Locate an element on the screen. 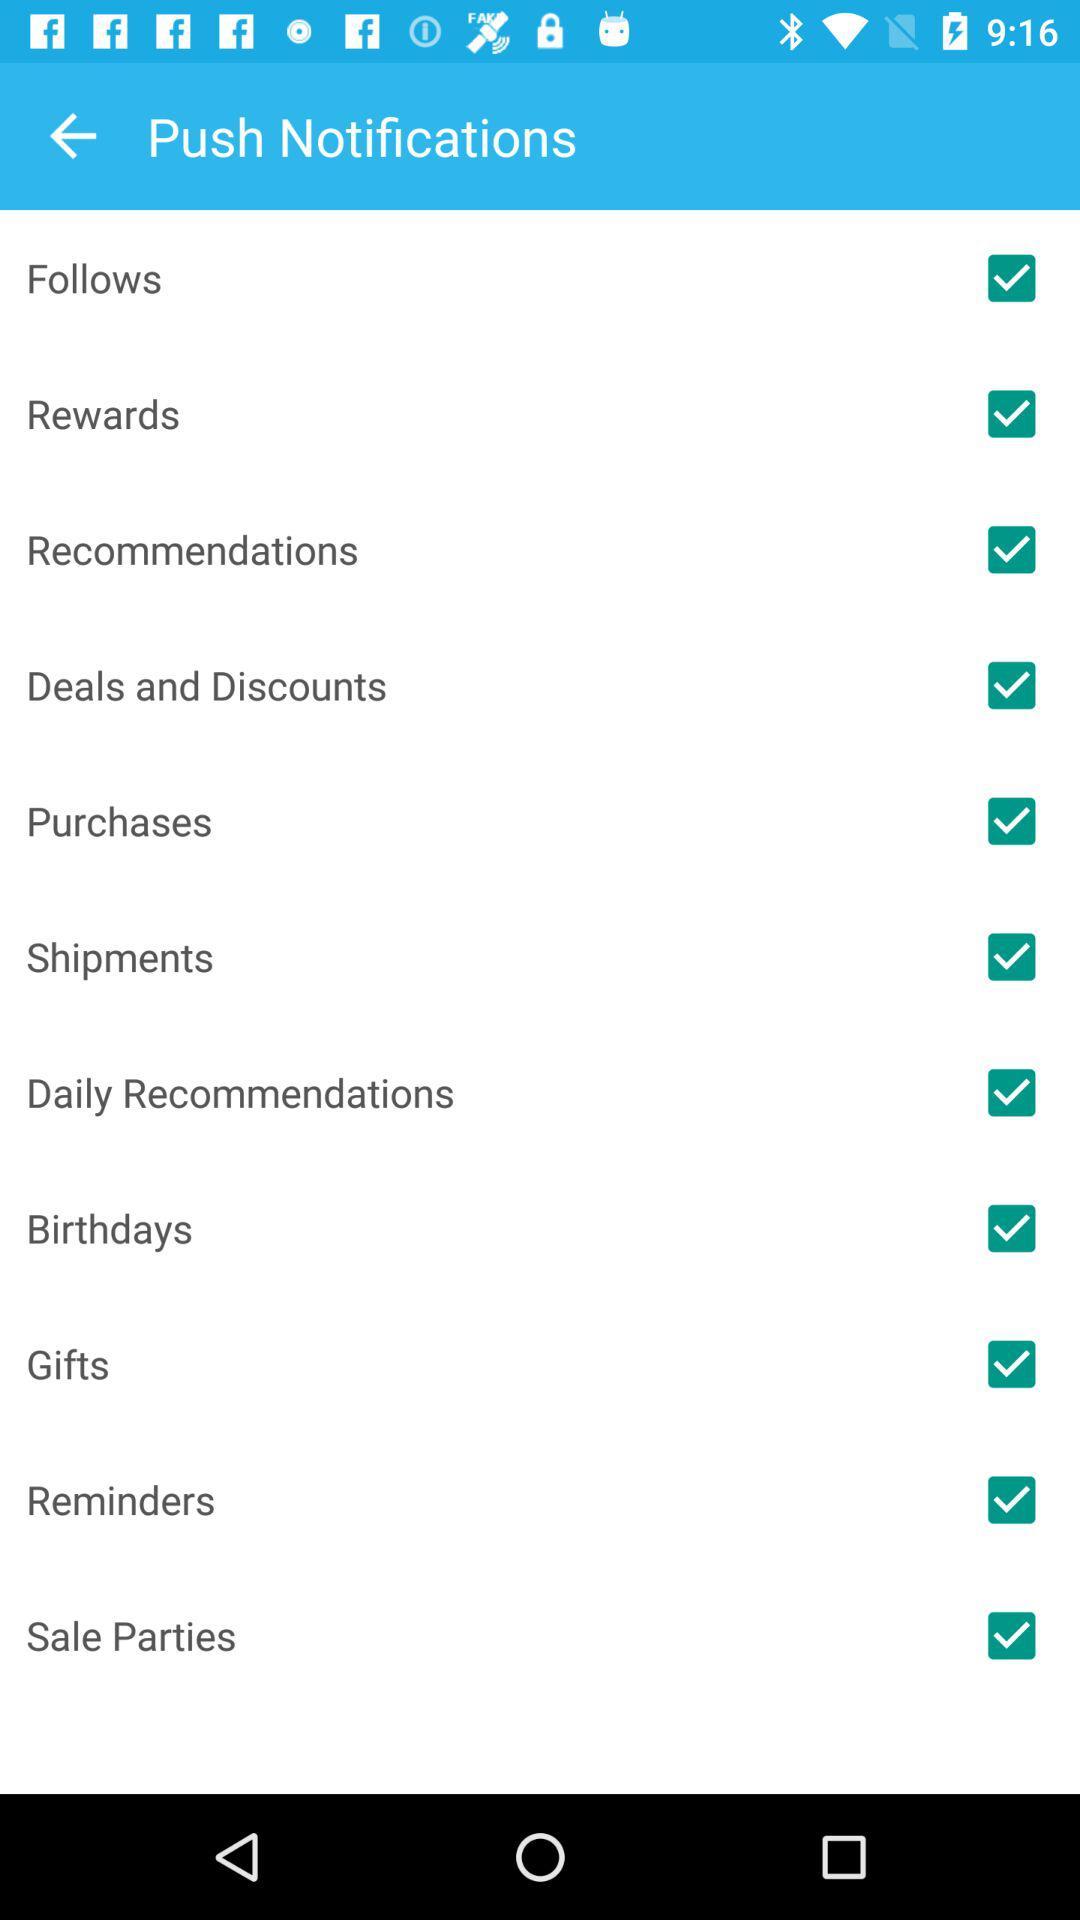 The width and height of the screenshot is (1080, 1920). daily recommendations icon is located at coordinates (484, 1091).